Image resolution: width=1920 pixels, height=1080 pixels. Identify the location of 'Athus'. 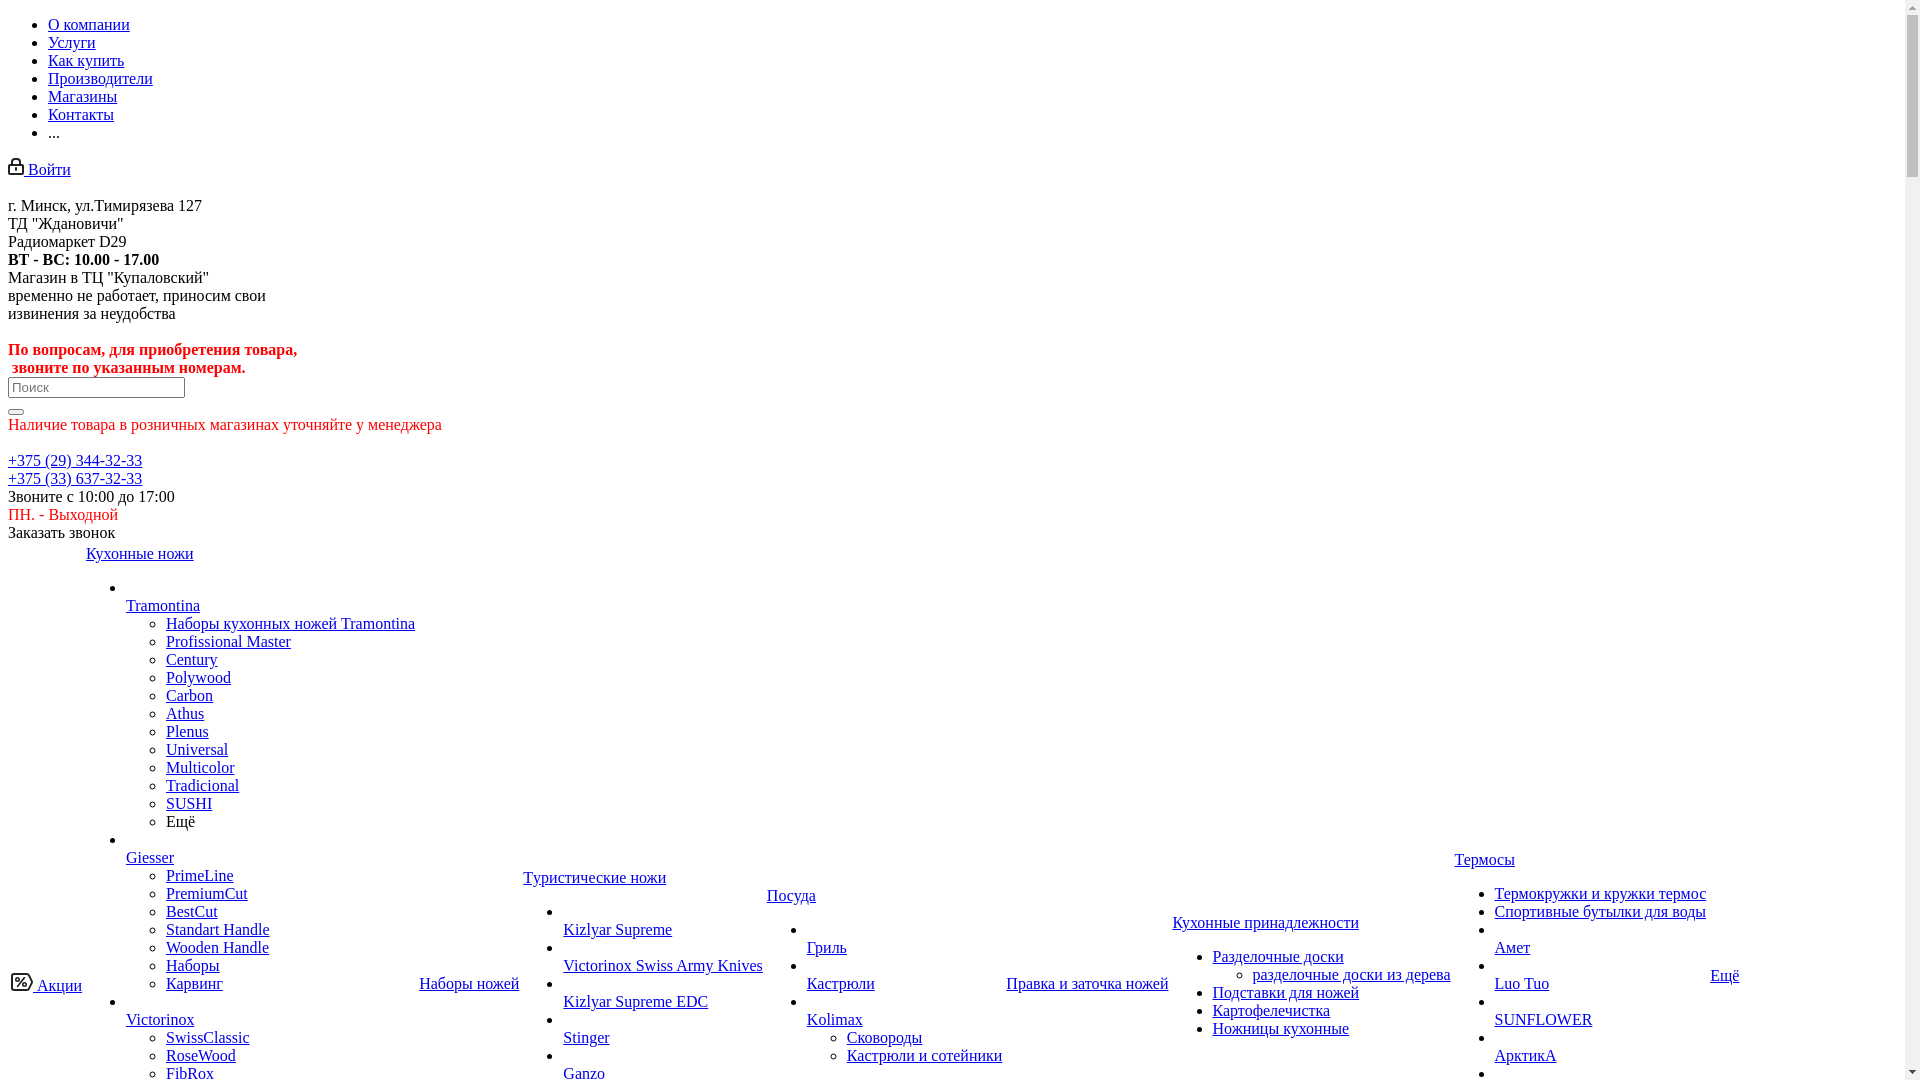
(185, 712).